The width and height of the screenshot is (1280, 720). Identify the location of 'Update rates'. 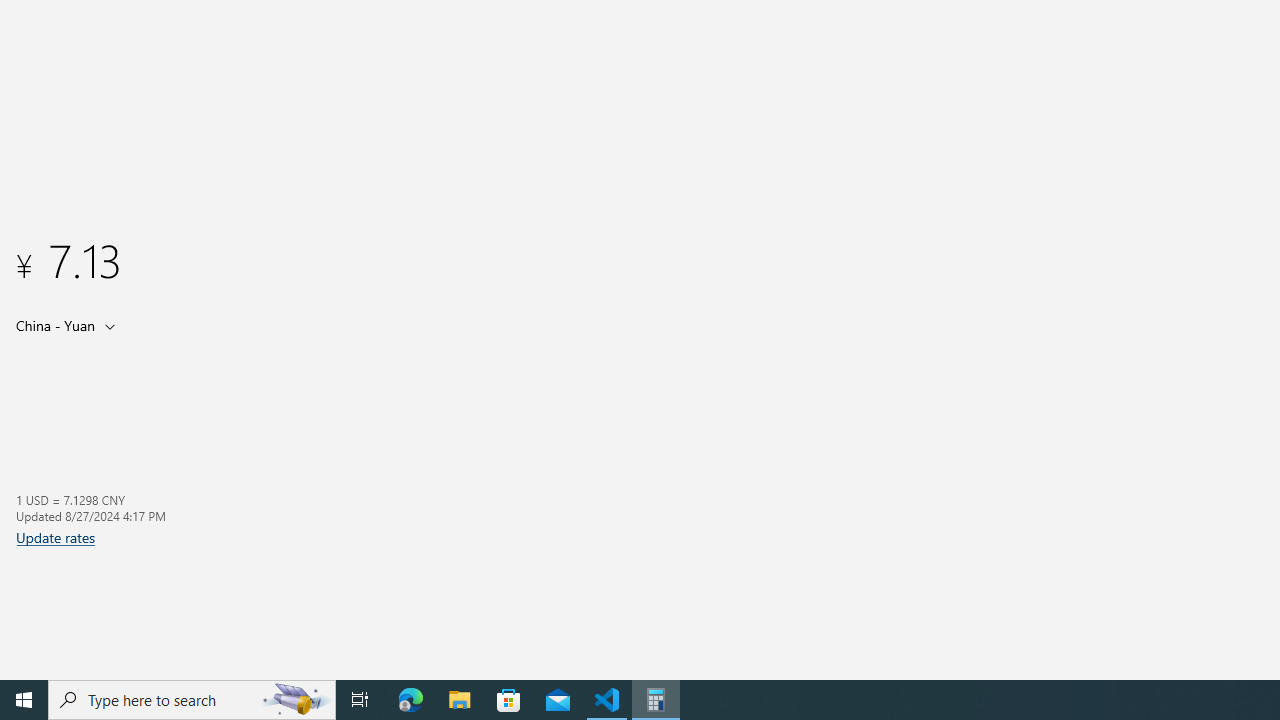
(55, 536).